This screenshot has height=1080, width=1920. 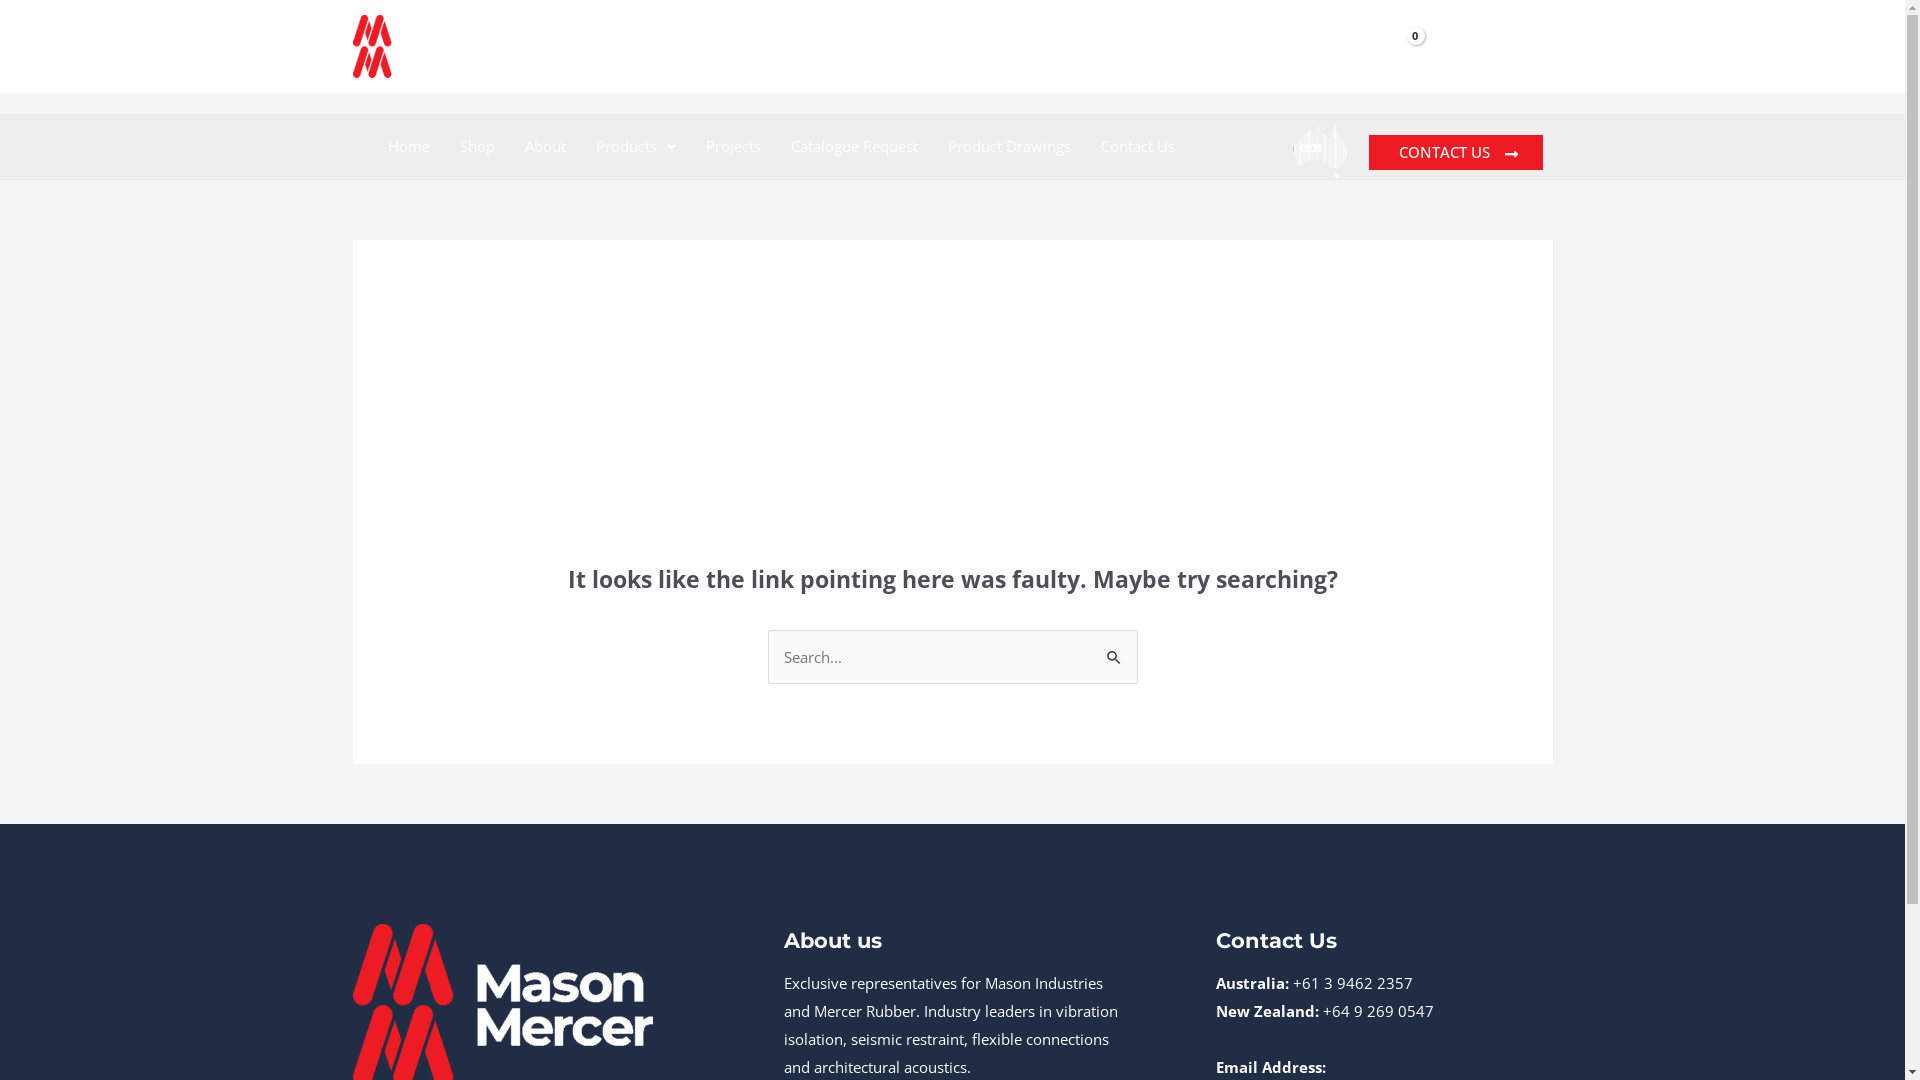 I want to click on 'Home', so click(x=372, y=145).